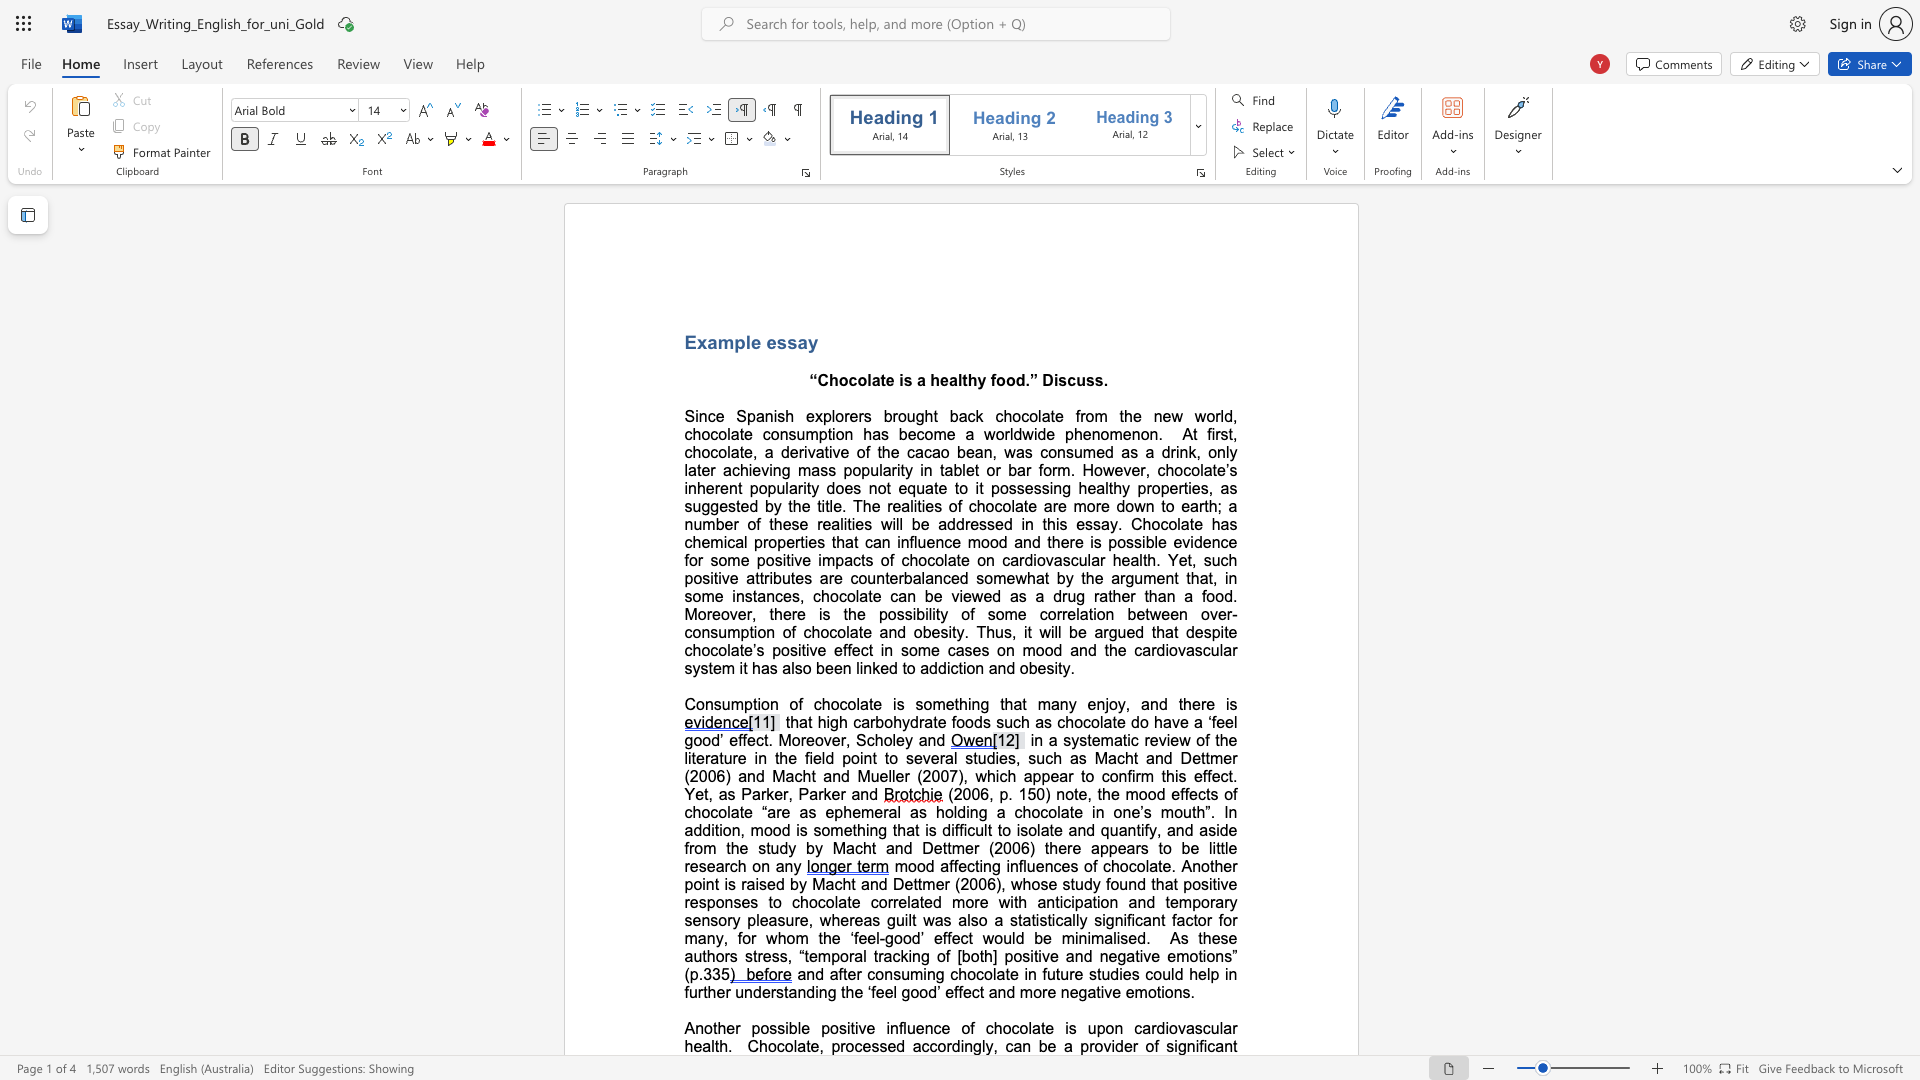 The image size is (1920, 1080). Describe the element at coordinates (1223, 793) in the screenshot. I see `the subset text "of chocolate “are as ephemeral as holding a chocolate in one’s mouth”. In addition, mood is something that is d" within the text "(2006, p. 150) note, the mood effects of chocolate “are as ephemeral as holding a chocolate in one’s mouth”. In addition, mood is something that is difficult to isolate and quantify, and aside from the study by Macht and Dettmer (2006) there appears to be little research on any"` at that location.